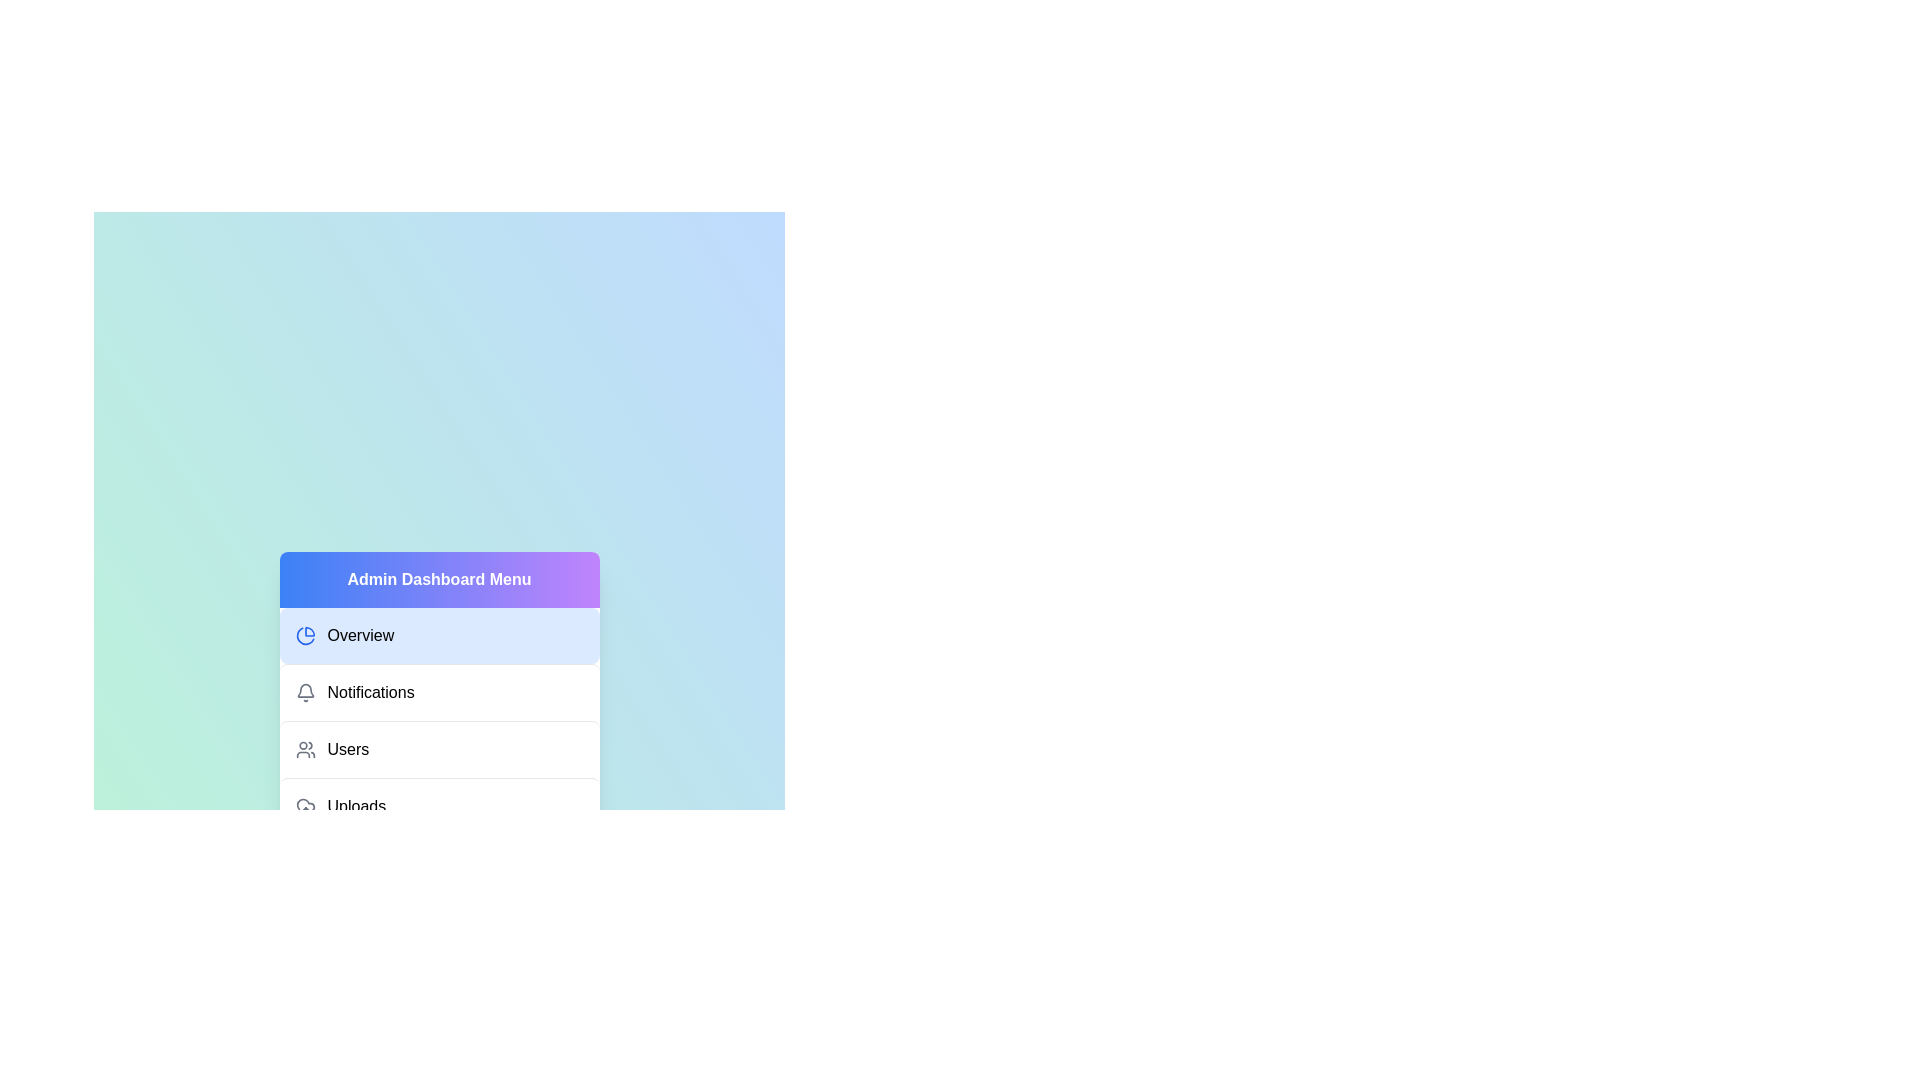  What do you see at coordinates (304, 636) in the screenshot?
I see `the icon for Overview to activate it` at bounding box center [304, 636].